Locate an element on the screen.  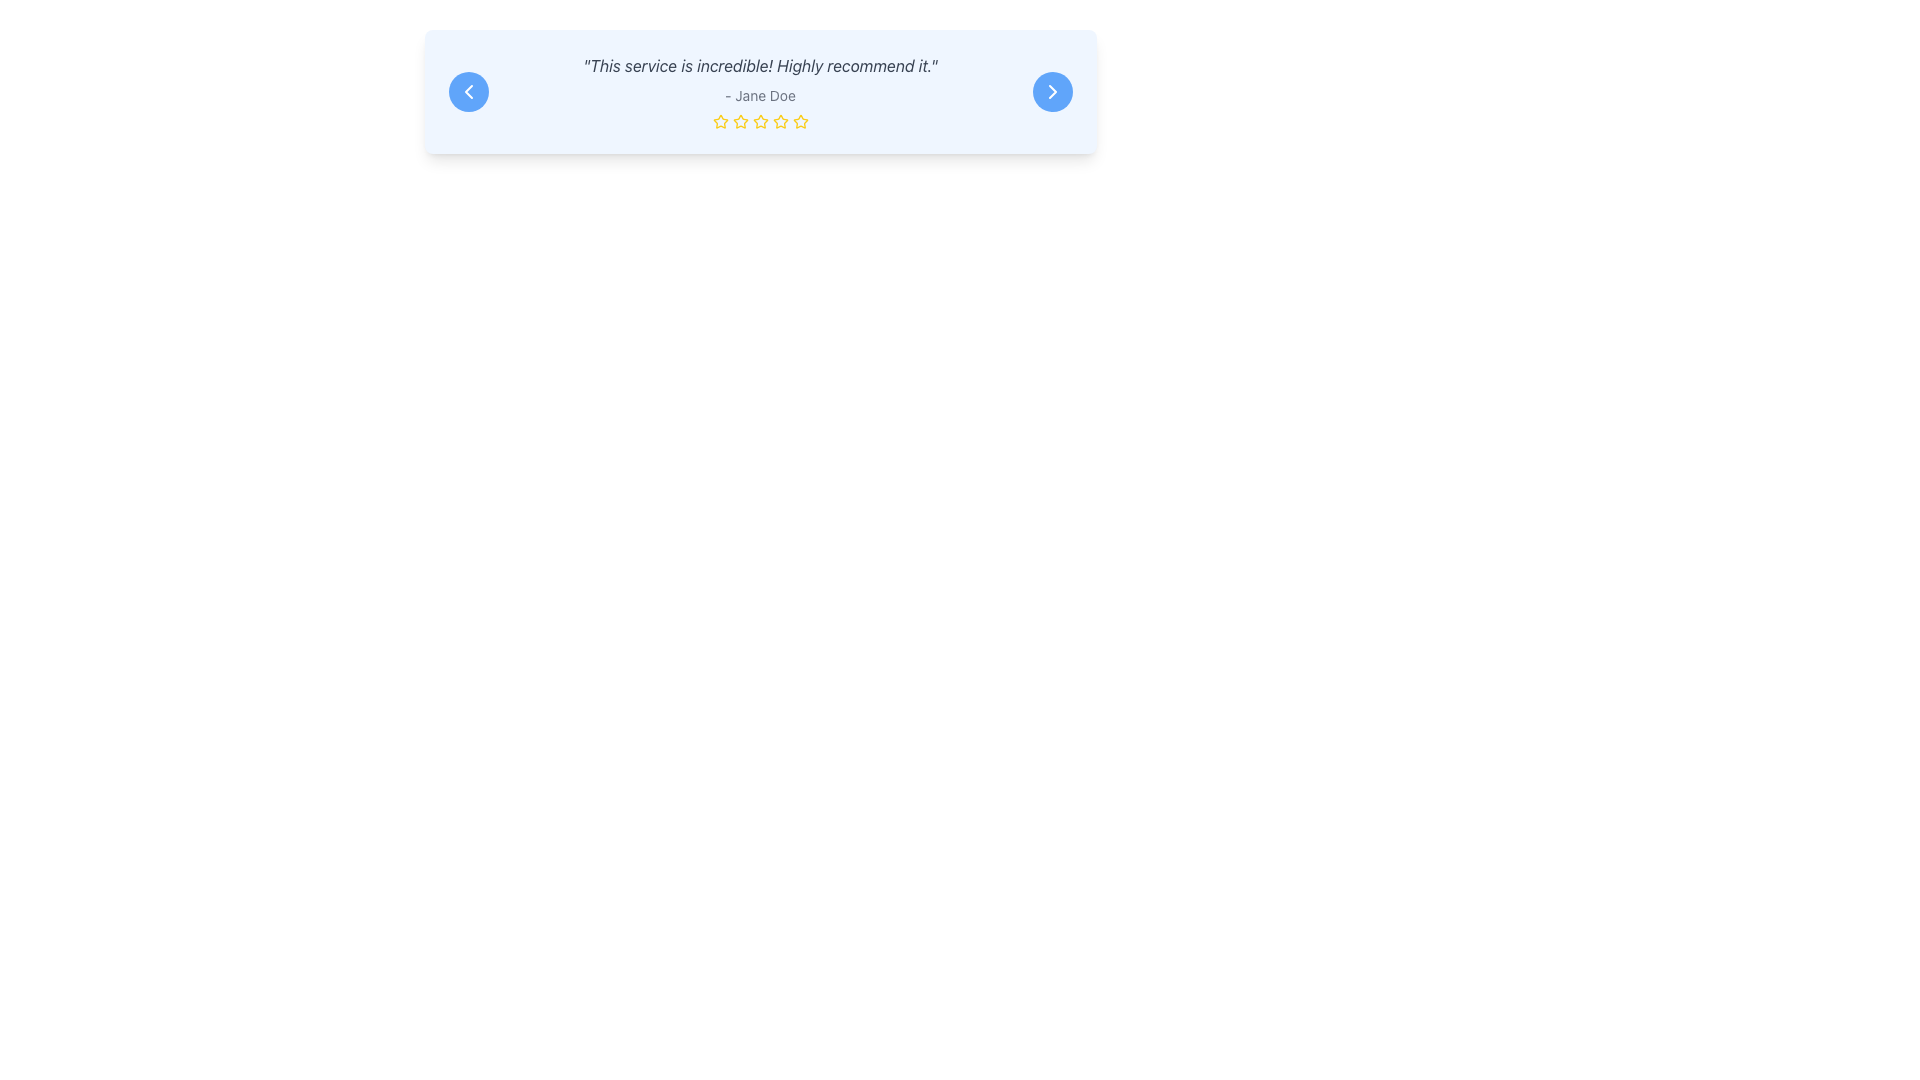
the rating shown by the horizontal row of five yellow star icons located at the bottom center of the testimonial card is located at coordinates (759, 122).